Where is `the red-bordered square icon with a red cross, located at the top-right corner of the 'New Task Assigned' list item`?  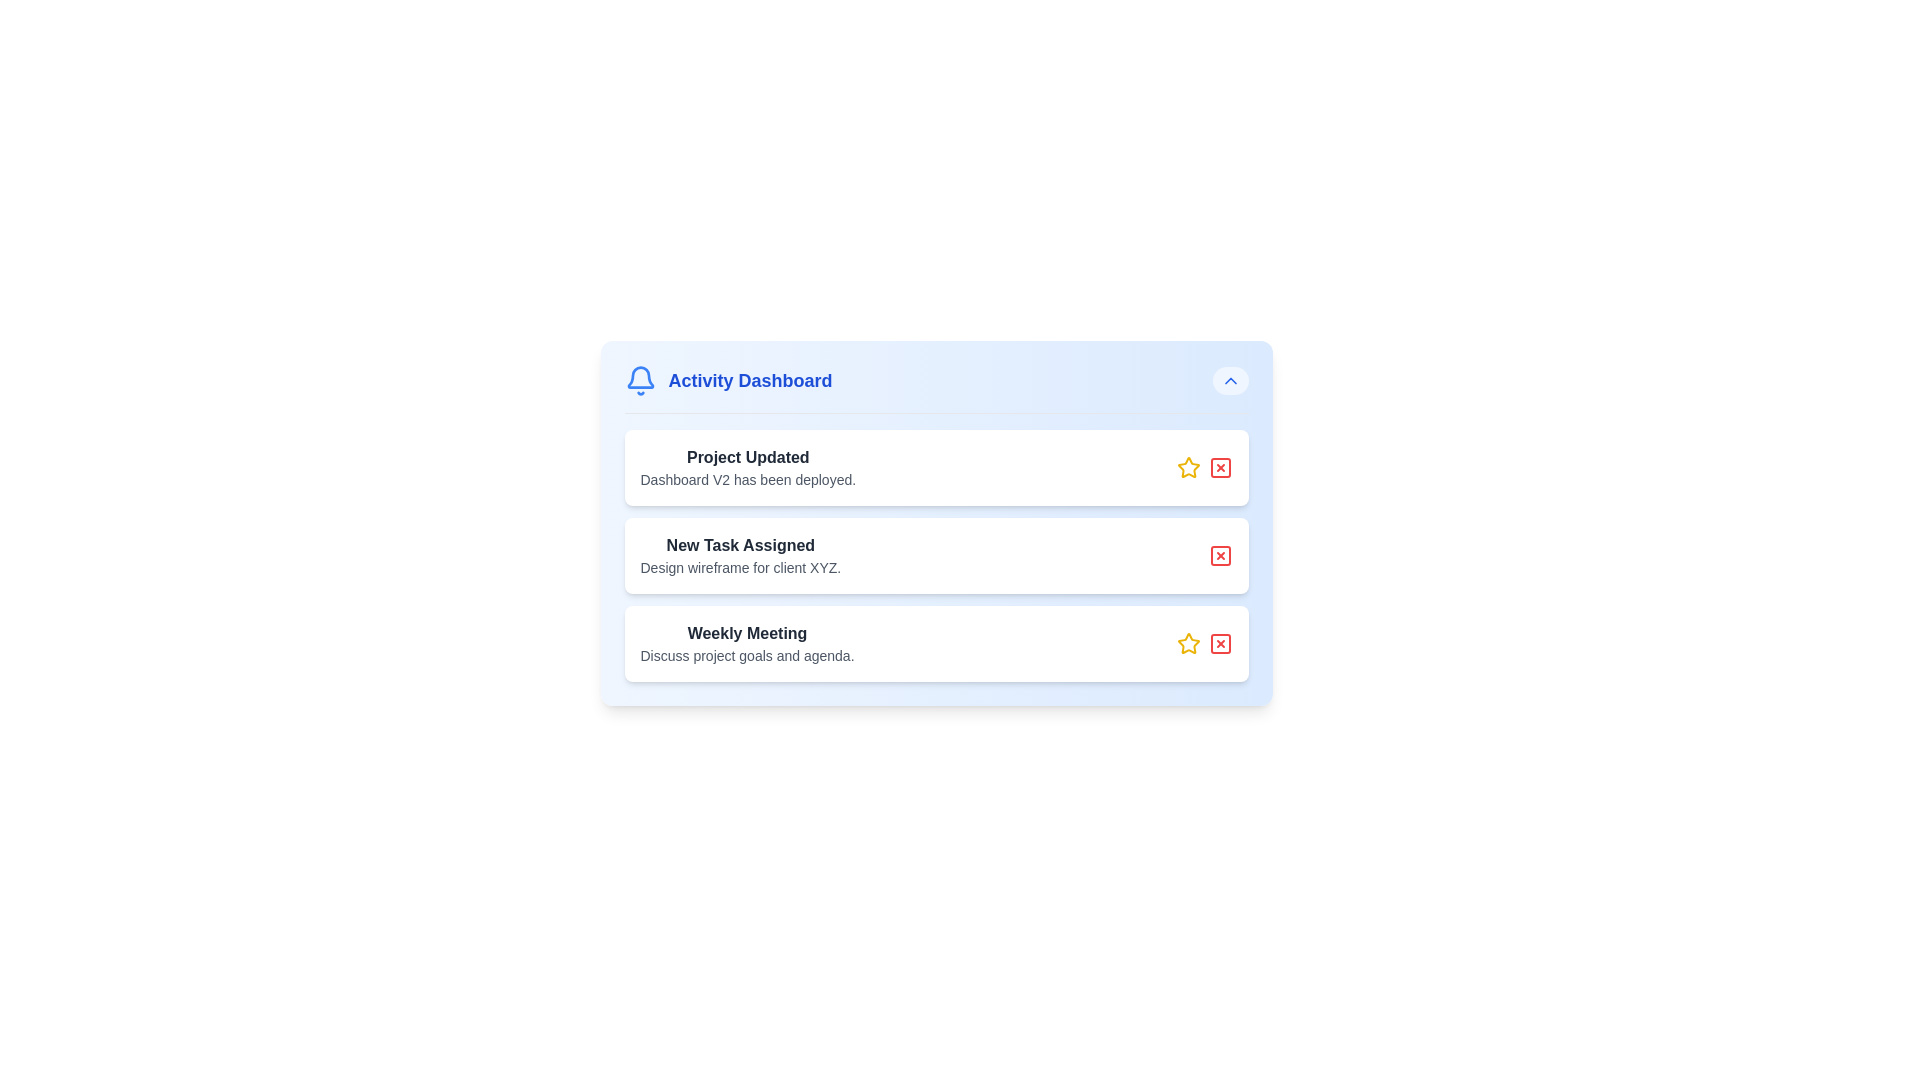 the red-bordered square icon with a red cross, located at the top-right corner of the 'New Task Assigned' list item is located at coordinates (1219, 555).